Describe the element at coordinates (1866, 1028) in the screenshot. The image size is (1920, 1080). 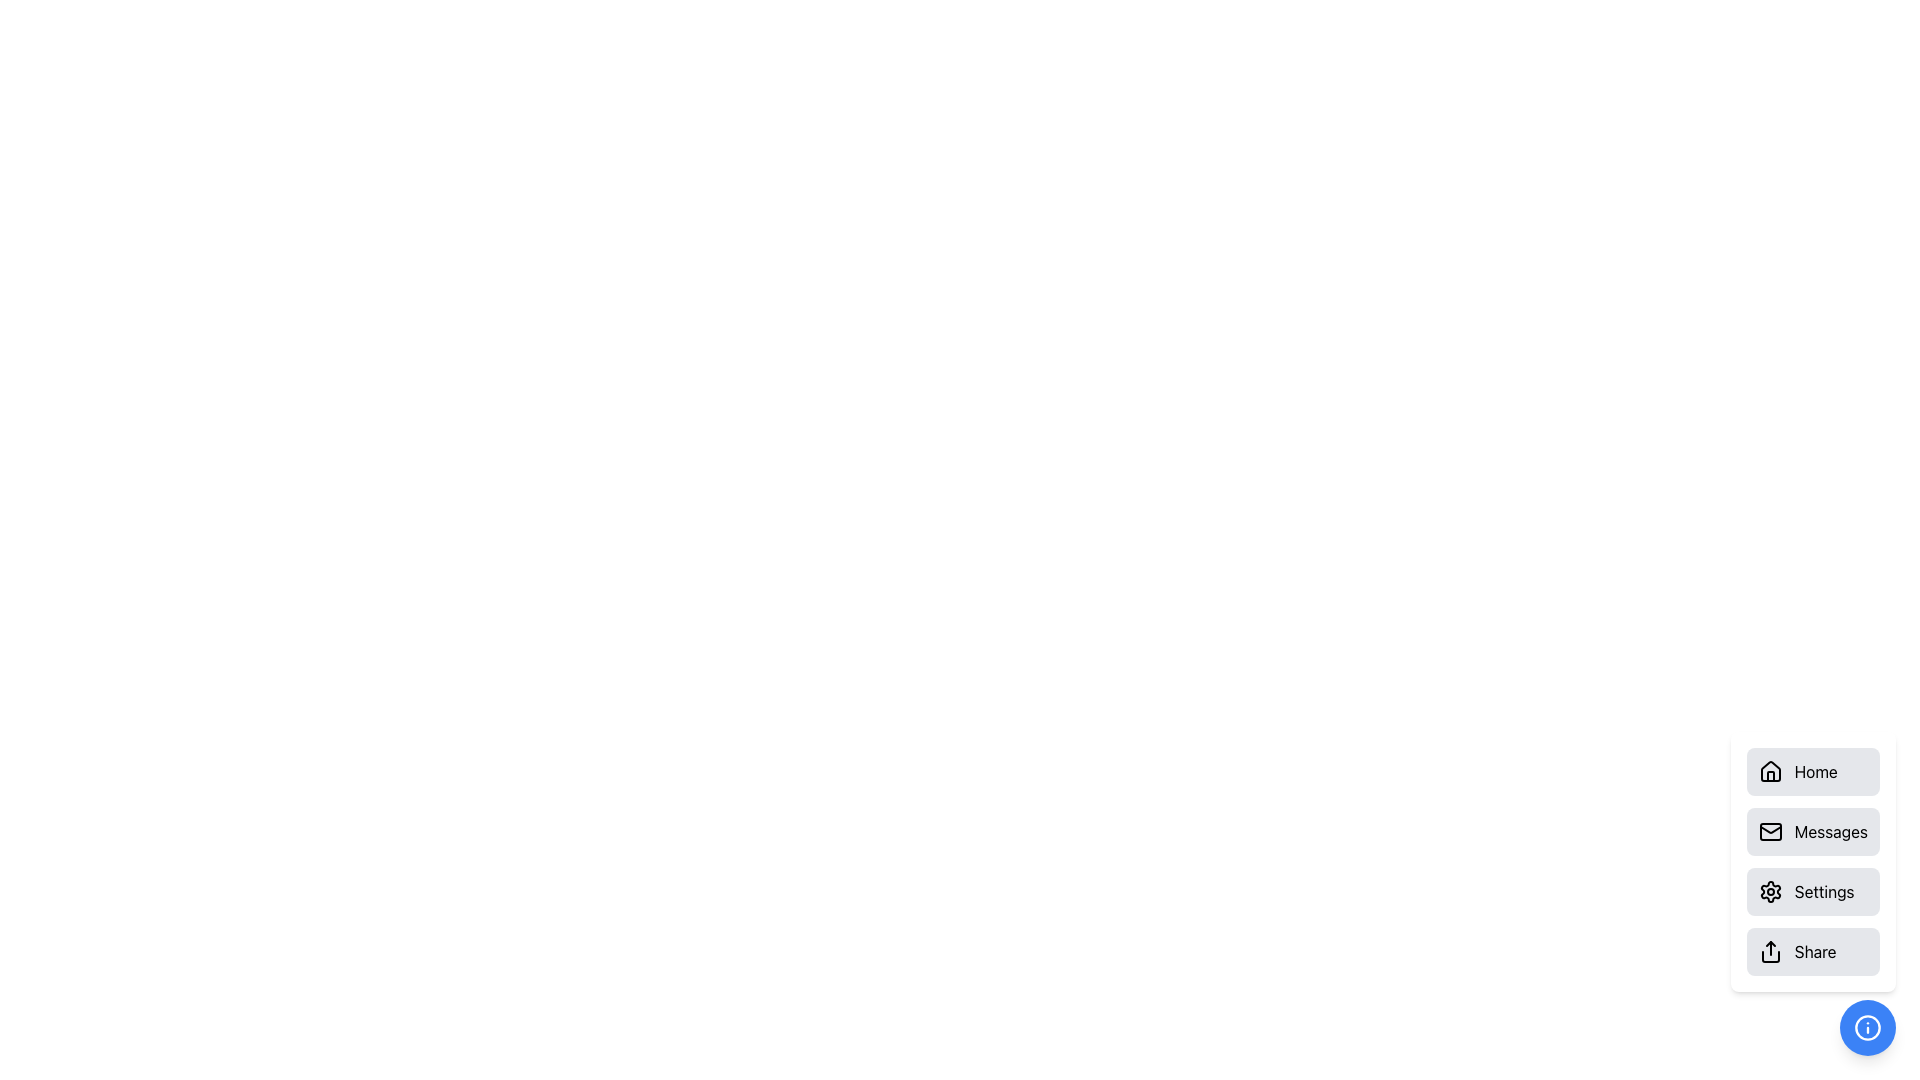
I see `the blue circular help icon located at the bottom-right corner of the interface to trigger the tooltip` at that location.